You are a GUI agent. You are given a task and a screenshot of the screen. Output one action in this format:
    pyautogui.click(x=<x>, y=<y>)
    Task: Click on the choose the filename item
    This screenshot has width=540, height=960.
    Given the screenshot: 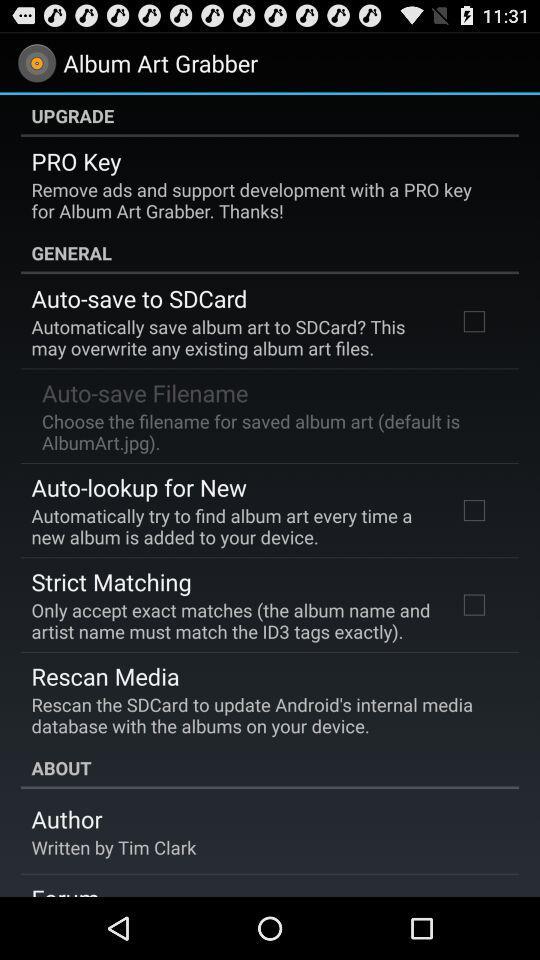 What is the action you would take?
    pyautogui.click(x=268, y=431)
    